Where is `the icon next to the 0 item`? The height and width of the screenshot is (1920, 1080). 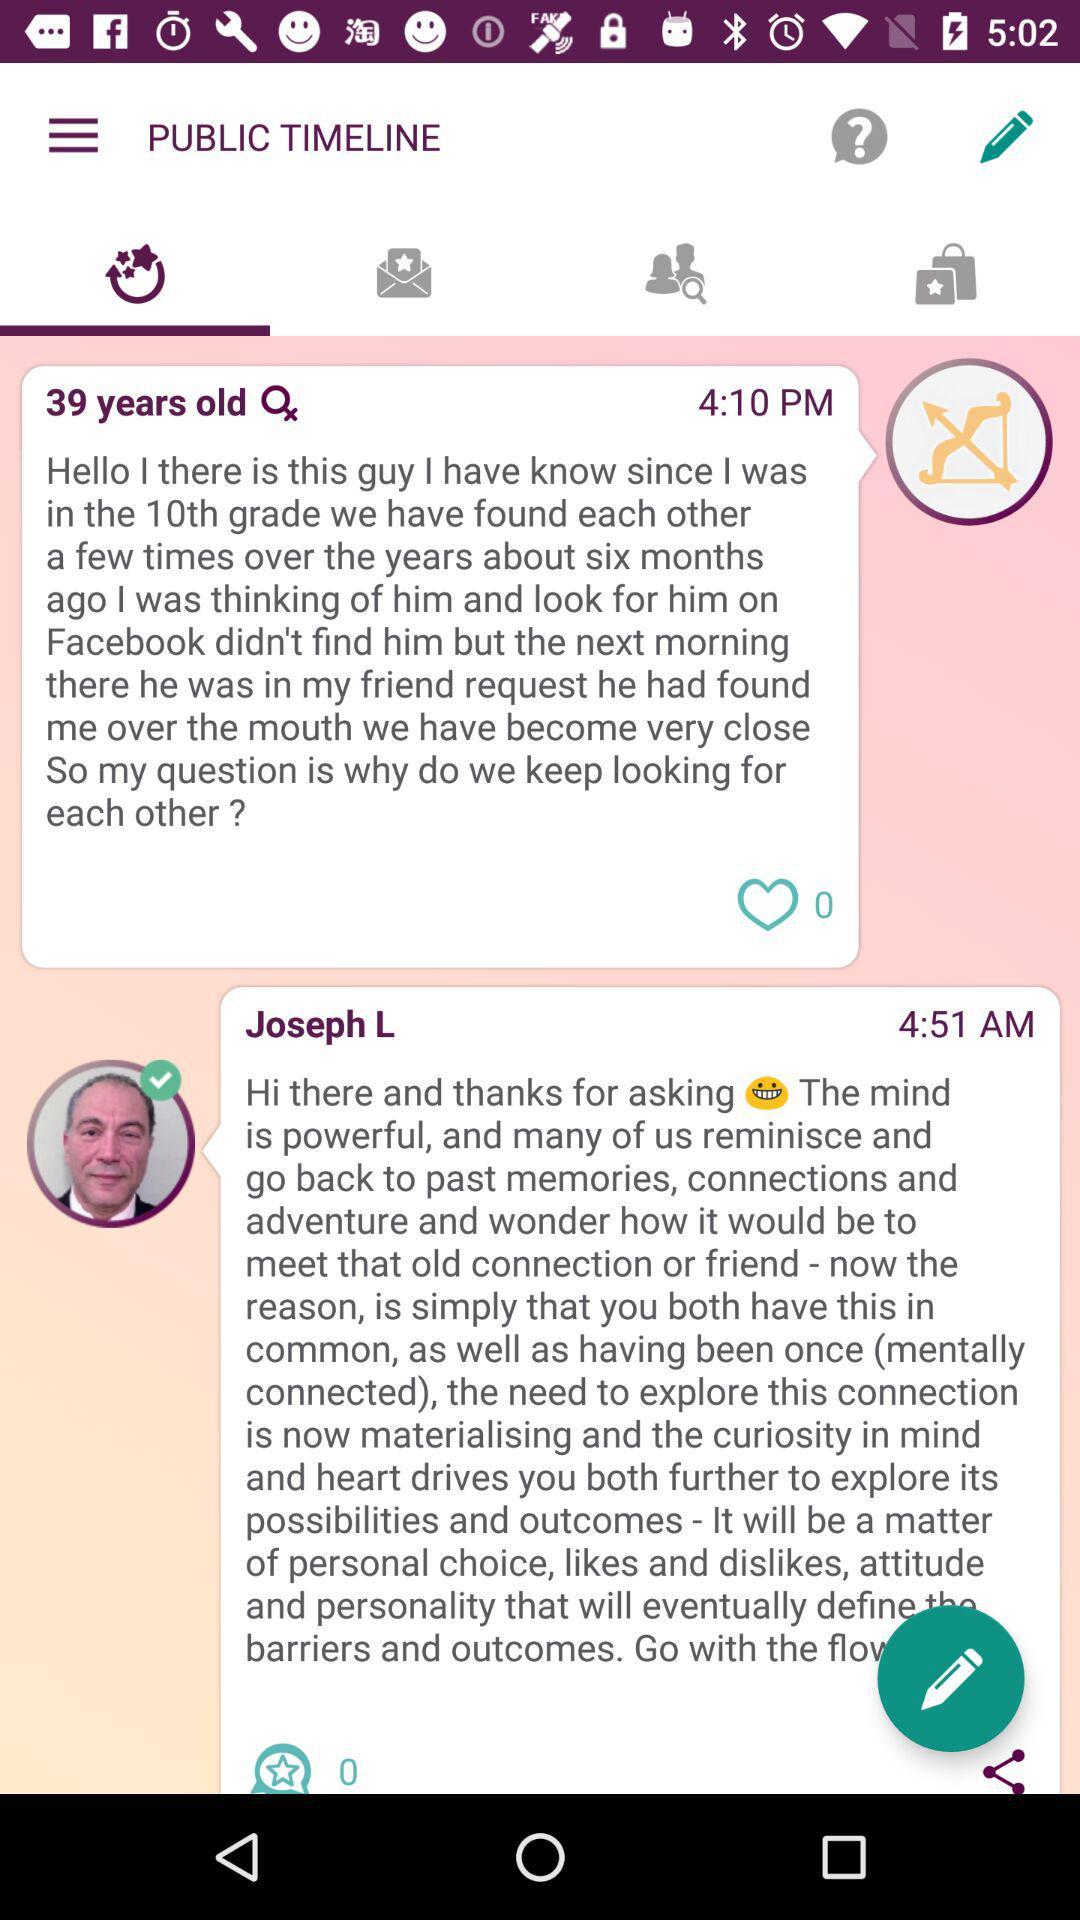
the icon next to the 0 item is located at coordinates (1004, 1767).